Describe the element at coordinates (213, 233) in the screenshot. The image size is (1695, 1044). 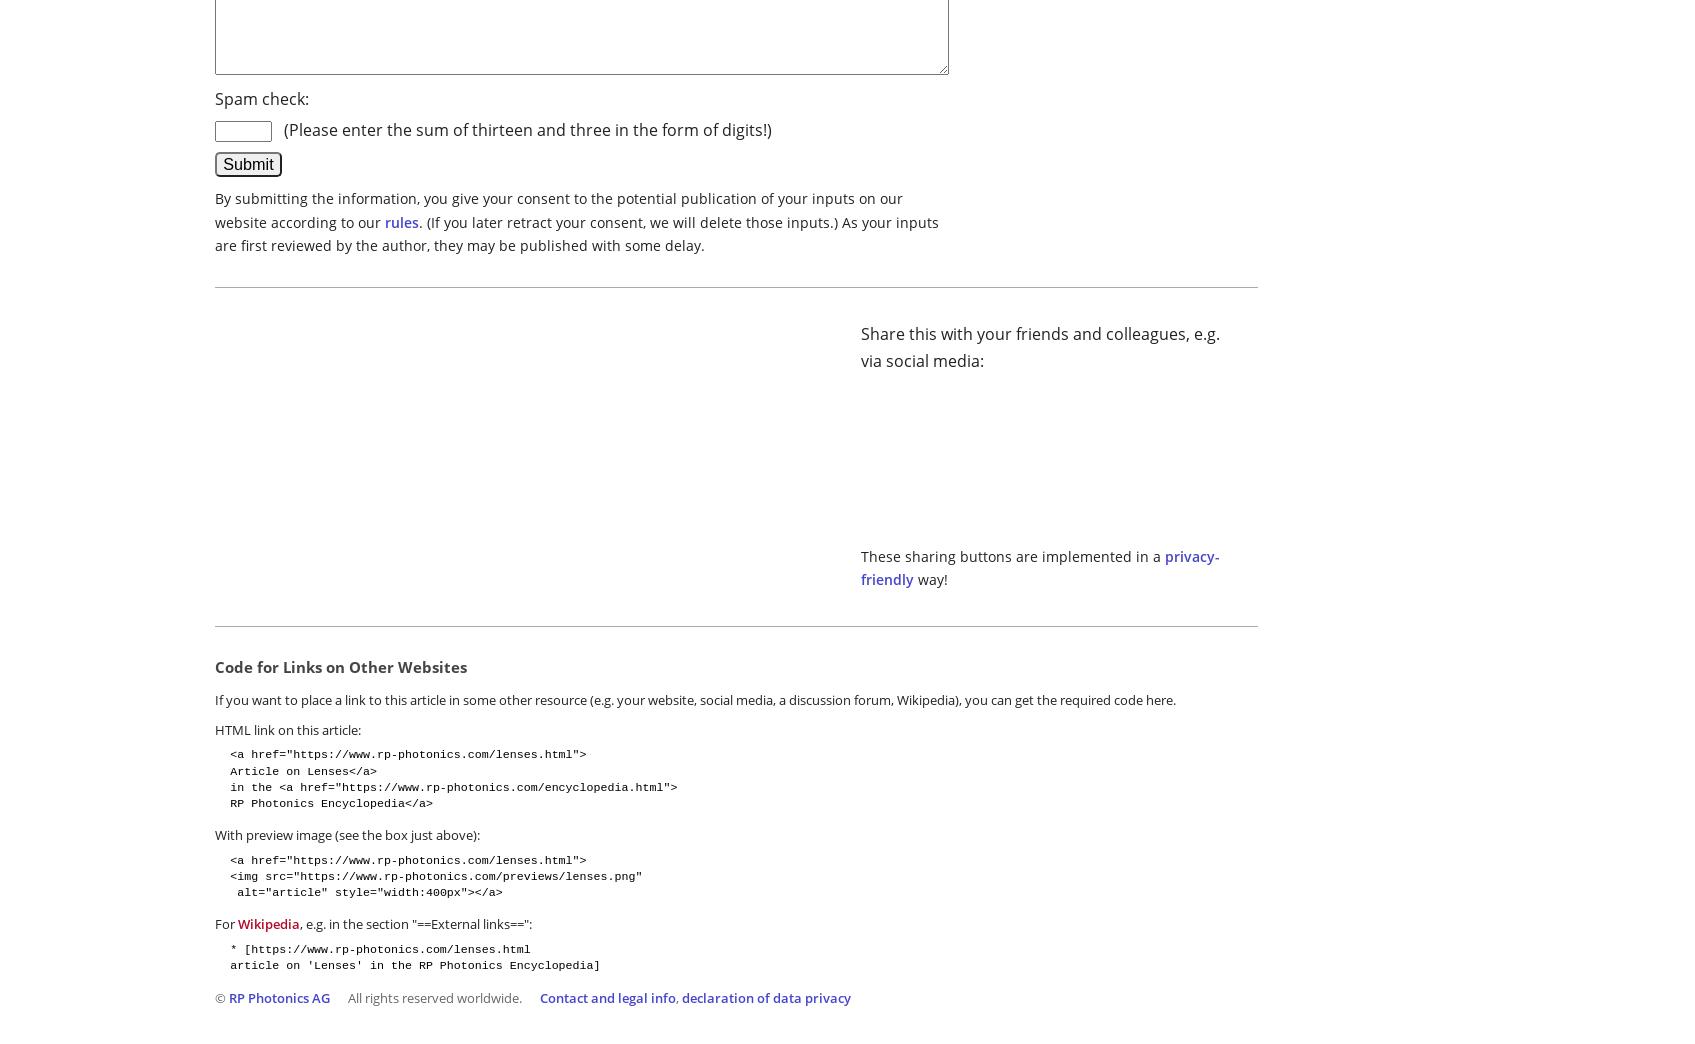
I see `'. (If you later retract your consent, we will delete those inputs.) As your inputs are first reviewed by the author, they may be published with some delay.'` at that location.